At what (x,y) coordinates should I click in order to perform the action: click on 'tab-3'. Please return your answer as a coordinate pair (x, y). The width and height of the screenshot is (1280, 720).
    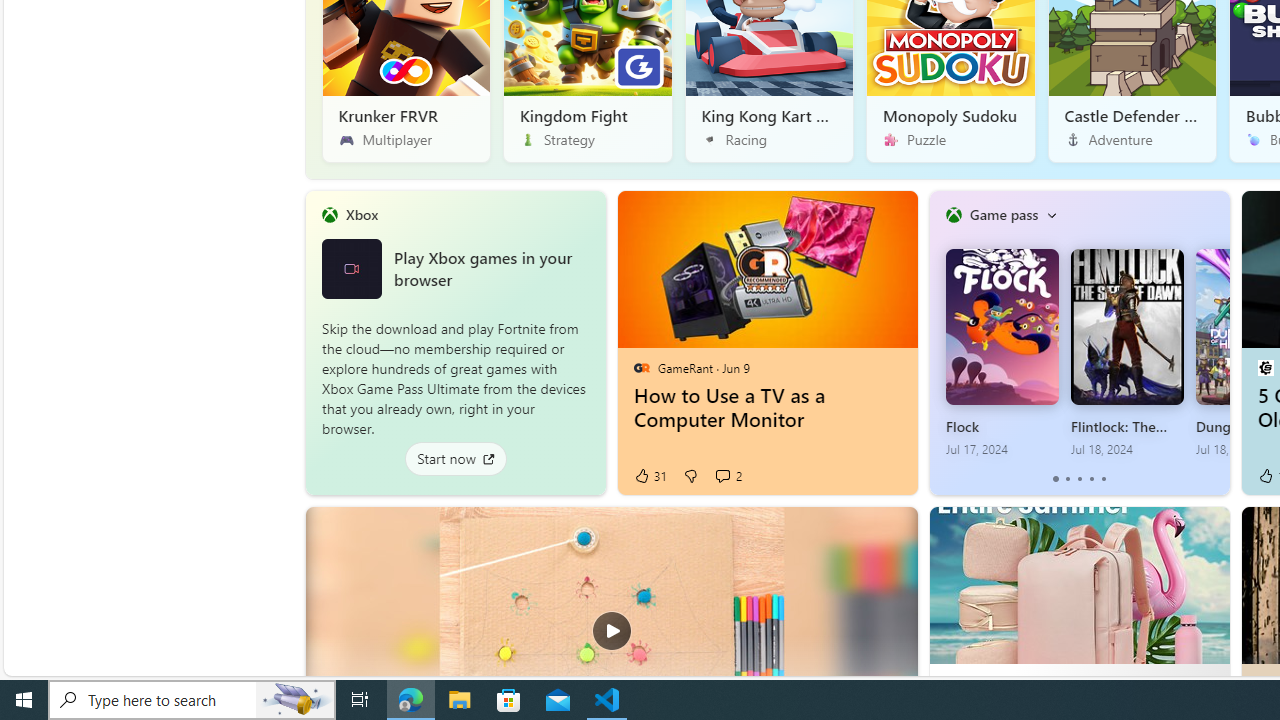
    Looking at the image, I should click on (1090, 479).